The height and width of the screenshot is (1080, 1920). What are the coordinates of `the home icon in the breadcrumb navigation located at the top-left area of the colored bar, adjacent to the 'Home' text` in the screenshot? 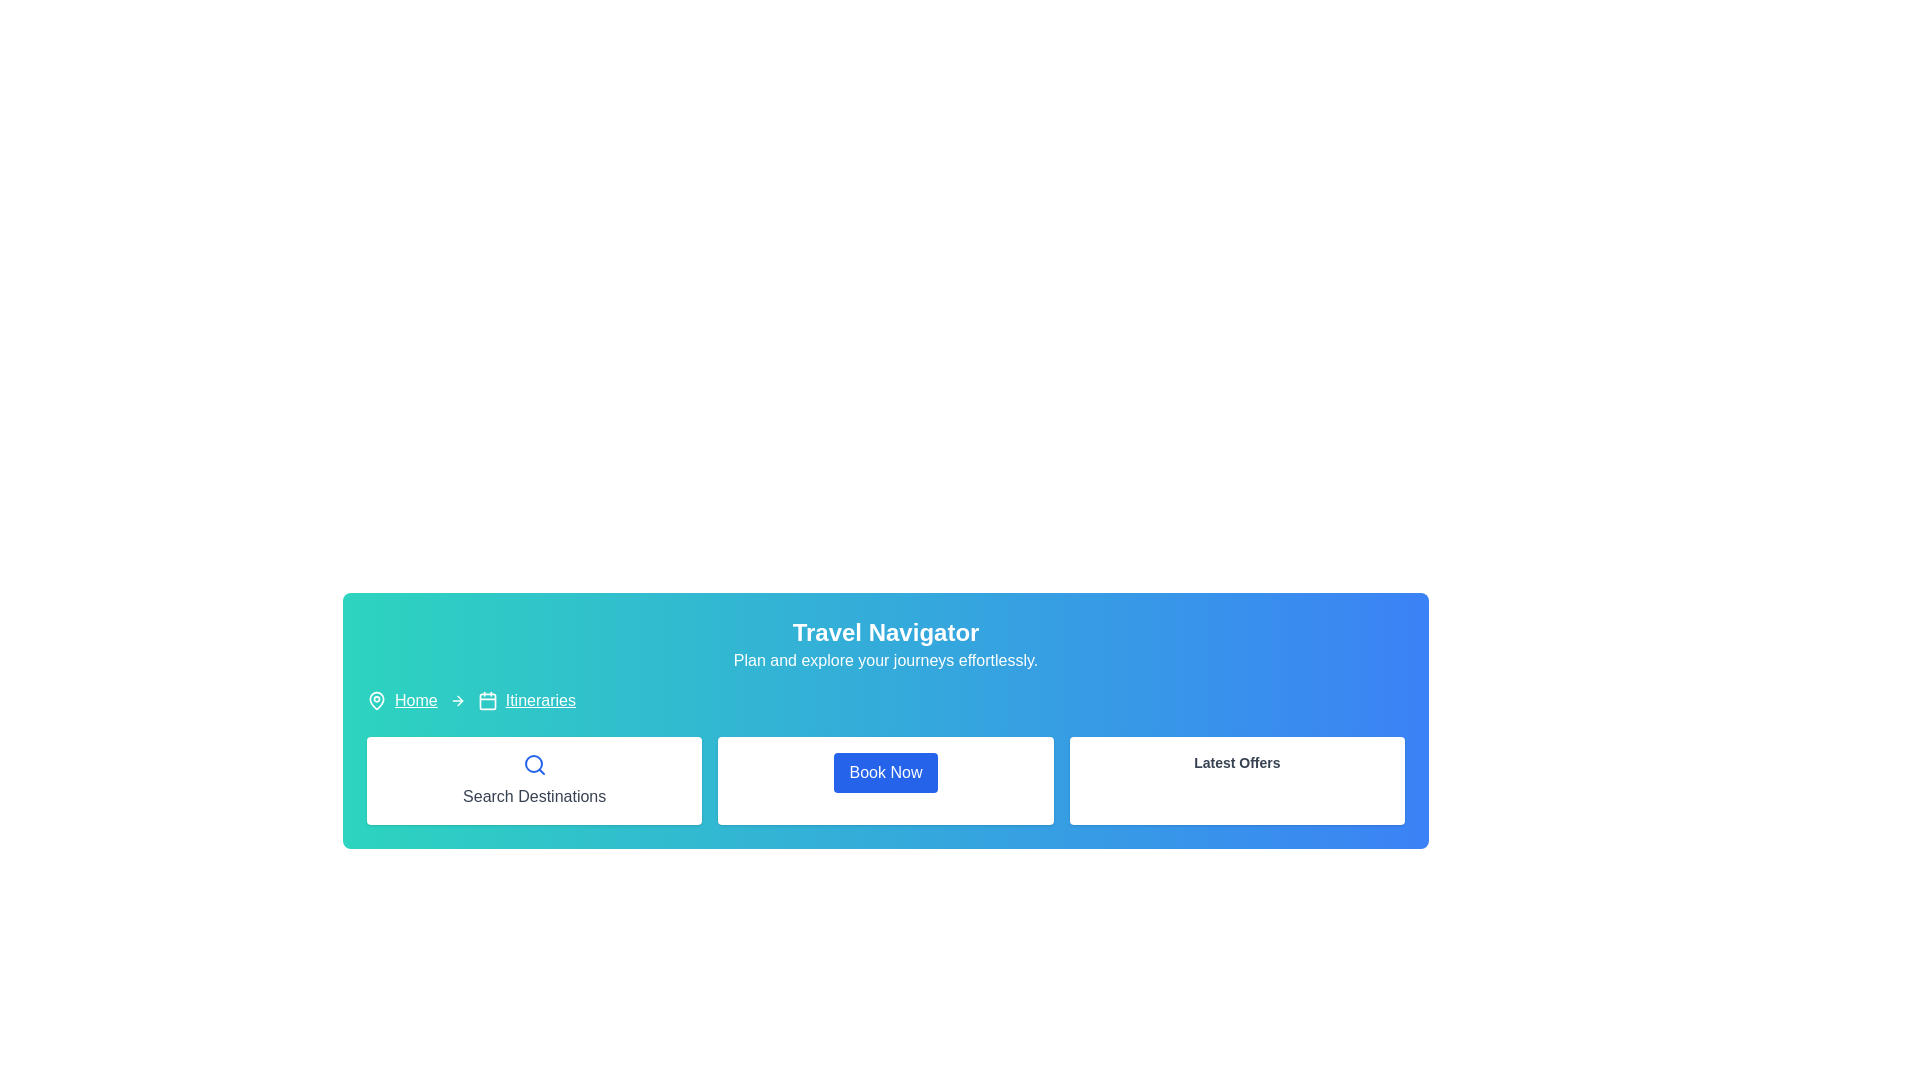 It's located at (377, 700).